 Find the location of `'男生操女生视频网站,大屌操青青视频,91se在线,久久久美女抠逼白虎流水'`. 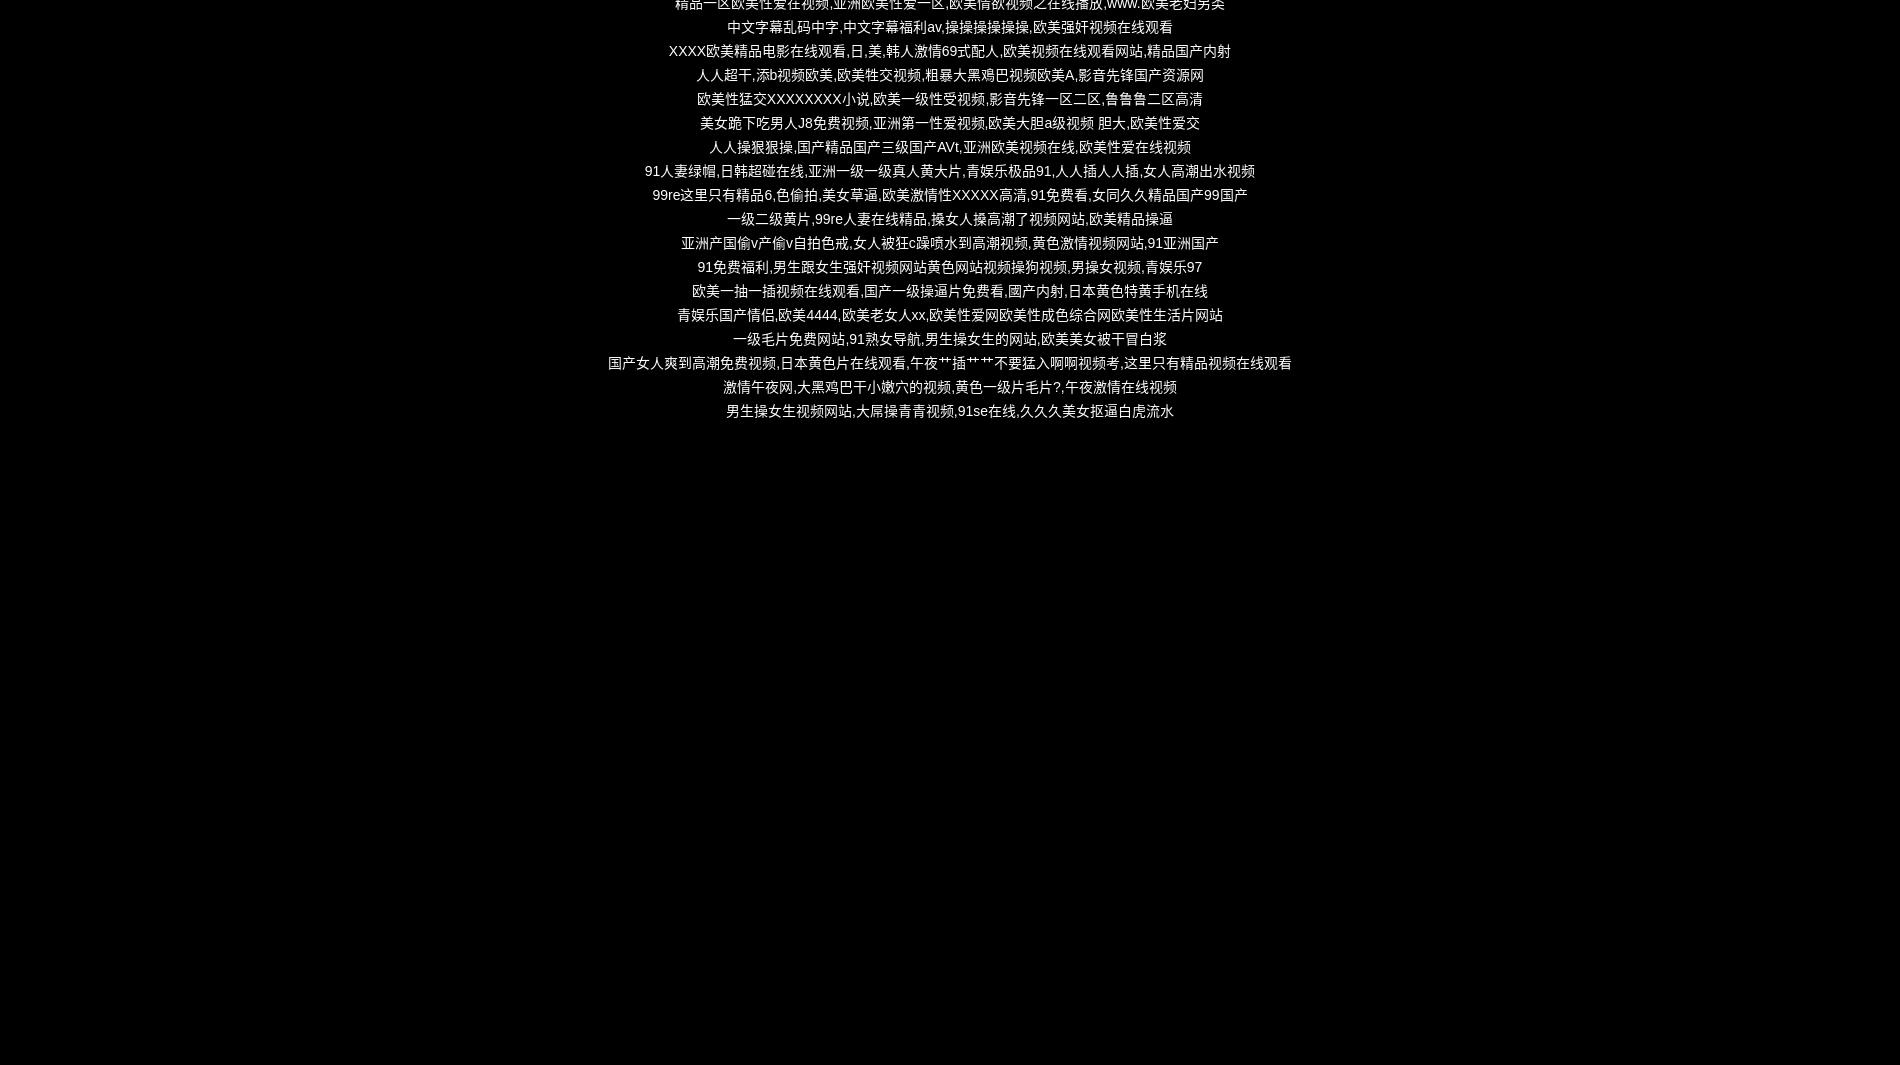

'男生操女生视频网站,大屌操青青视频,91se在线,久久久美女抠逼白虎流水' is located at coordinates (724, 409).